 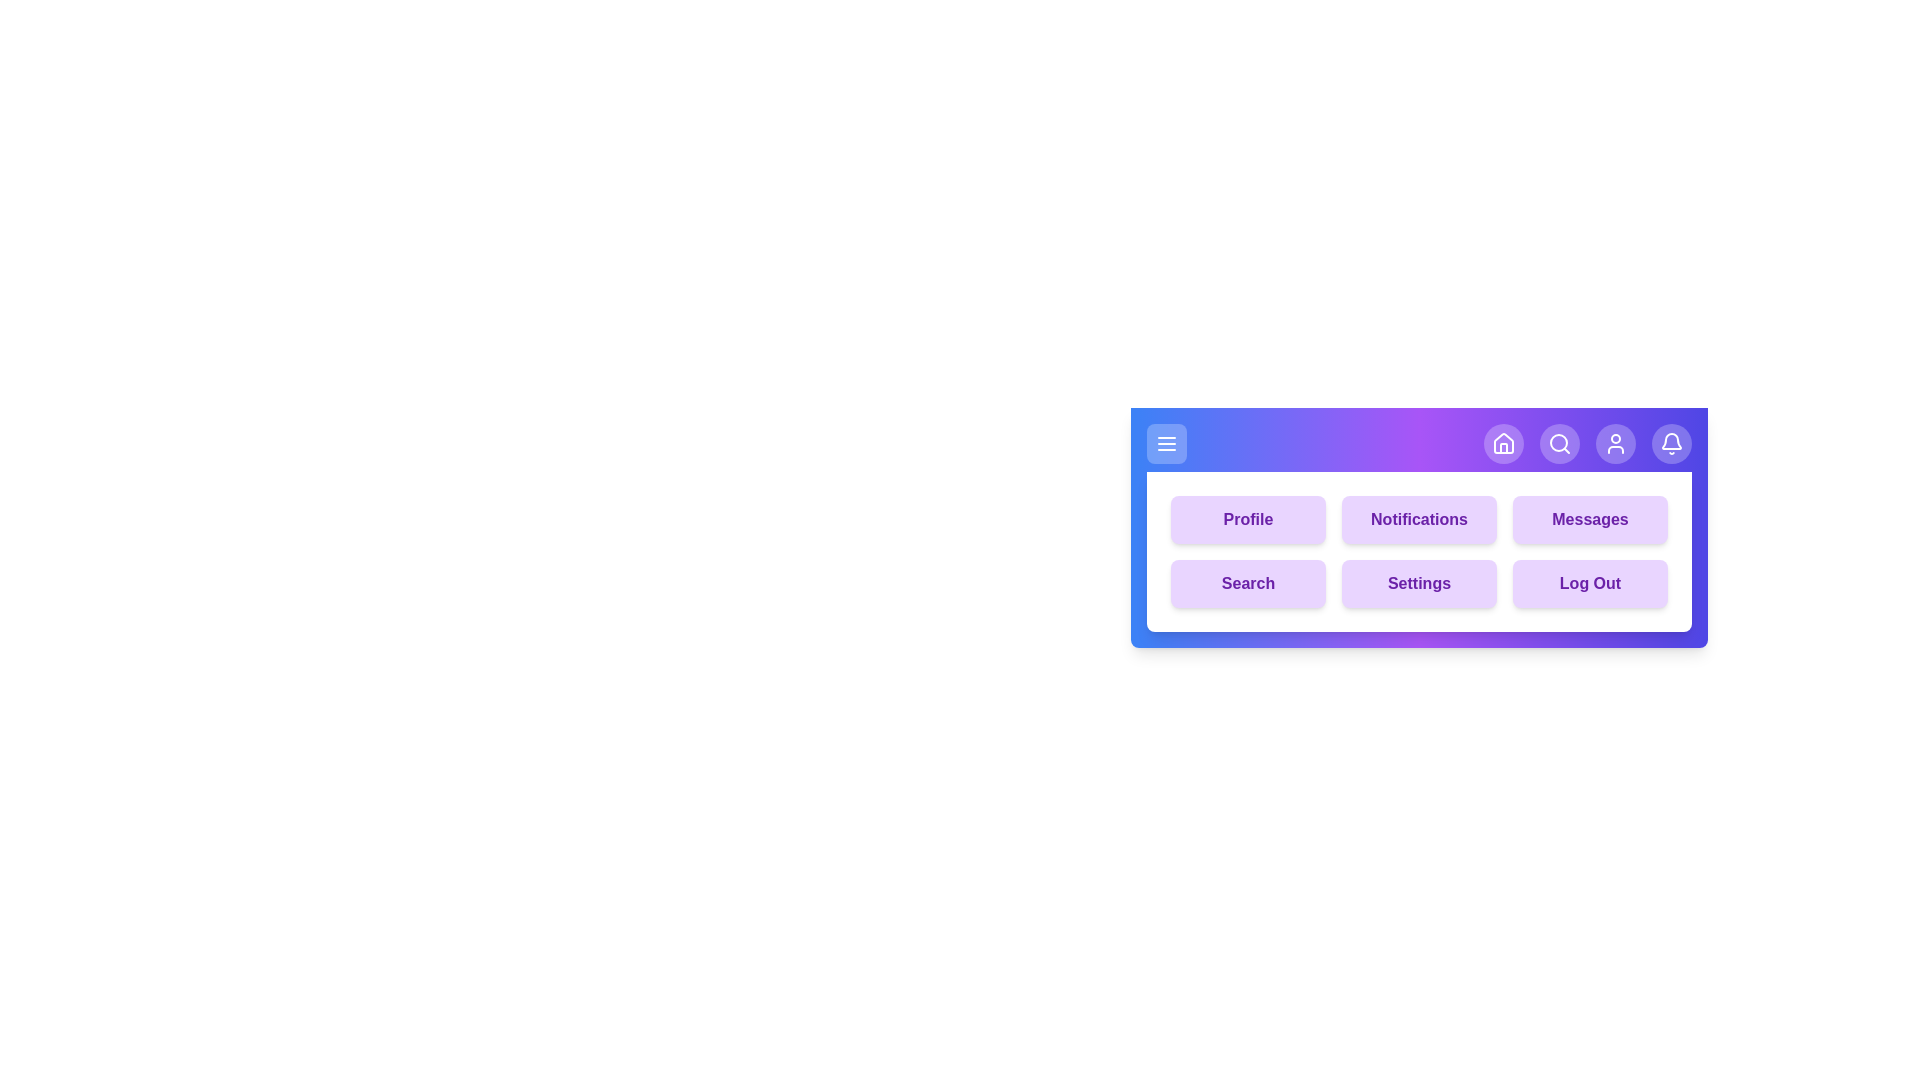 What do you see at coordinates (1589, 583) in the screenshot?
I see `the menu button labeled Log Out` at bounding box center [1589, 583].